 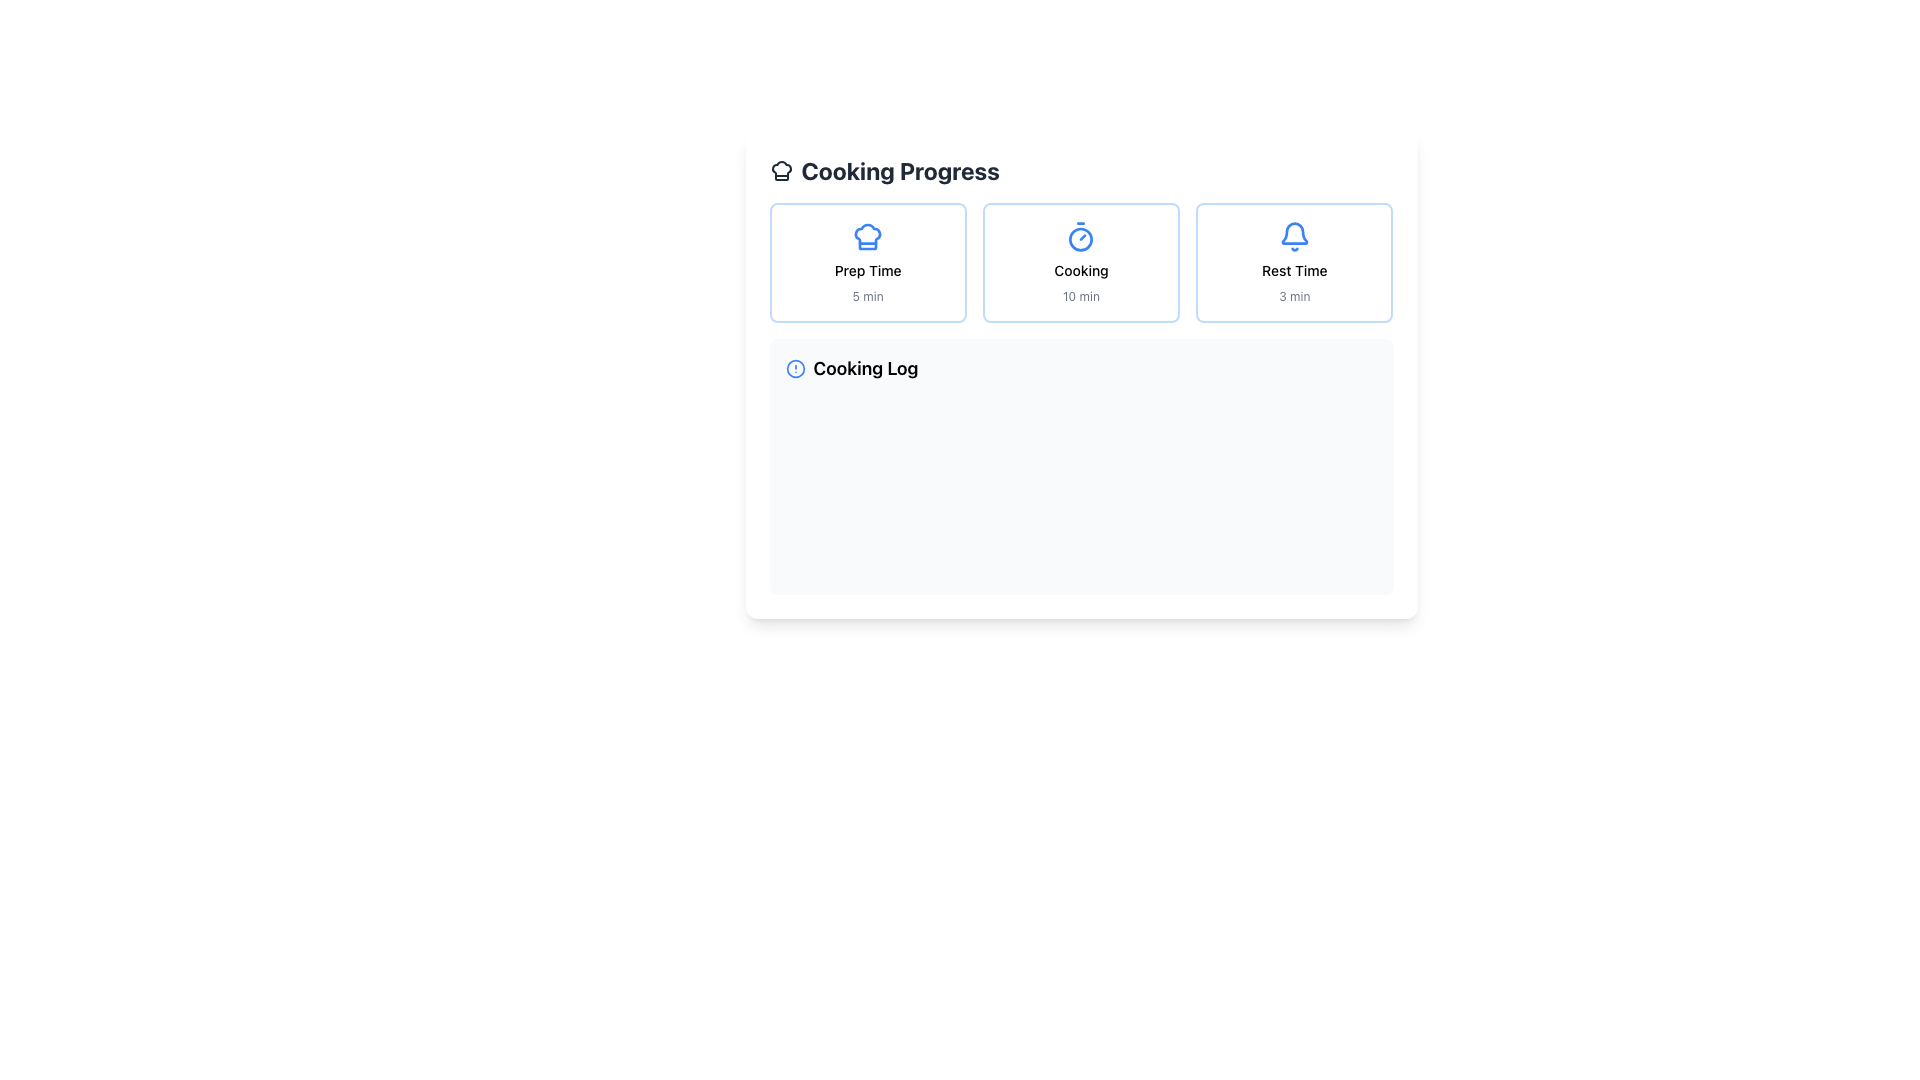 What do you see at coordinates (1080, 261) in the screenshot?
I see `the card-style display element that shows the cooking duration of '10 min', located in the center column of the grid below the 'Cooking Progress' heading` at bounding box center [1080, 261].